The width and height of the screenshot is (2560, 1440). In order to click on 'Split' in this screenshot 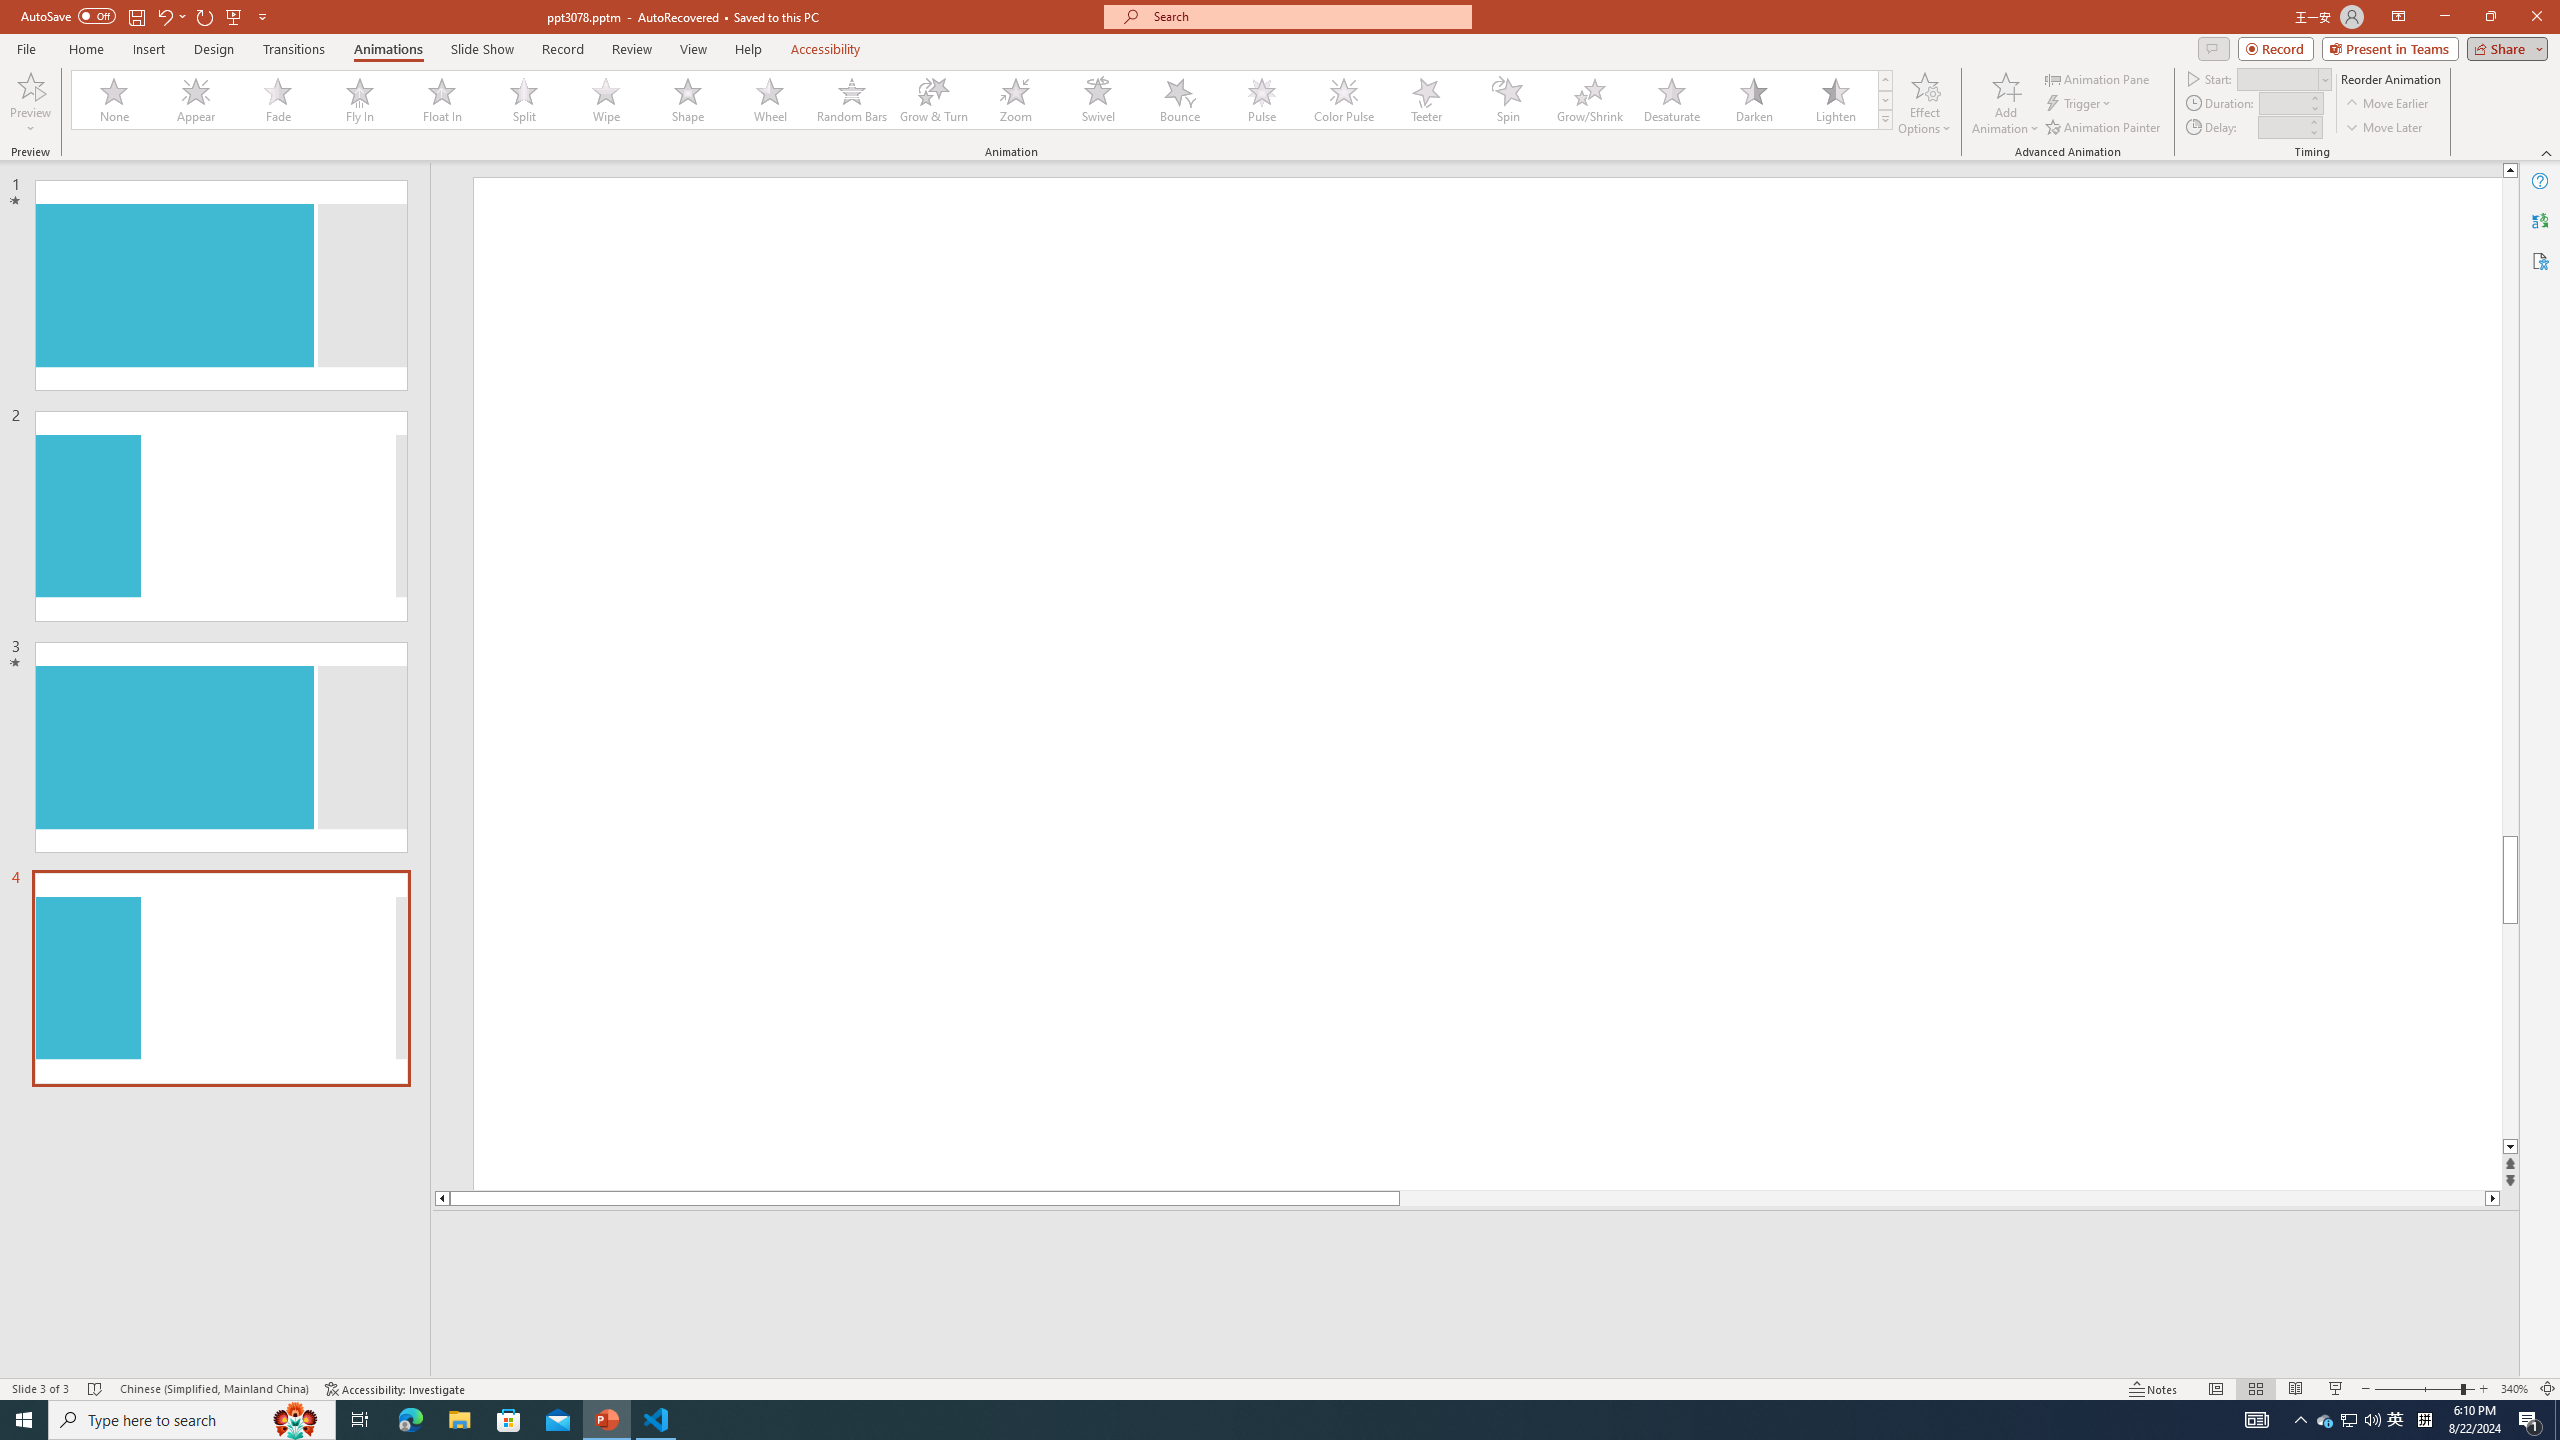, I will do `click(523, 99)`.